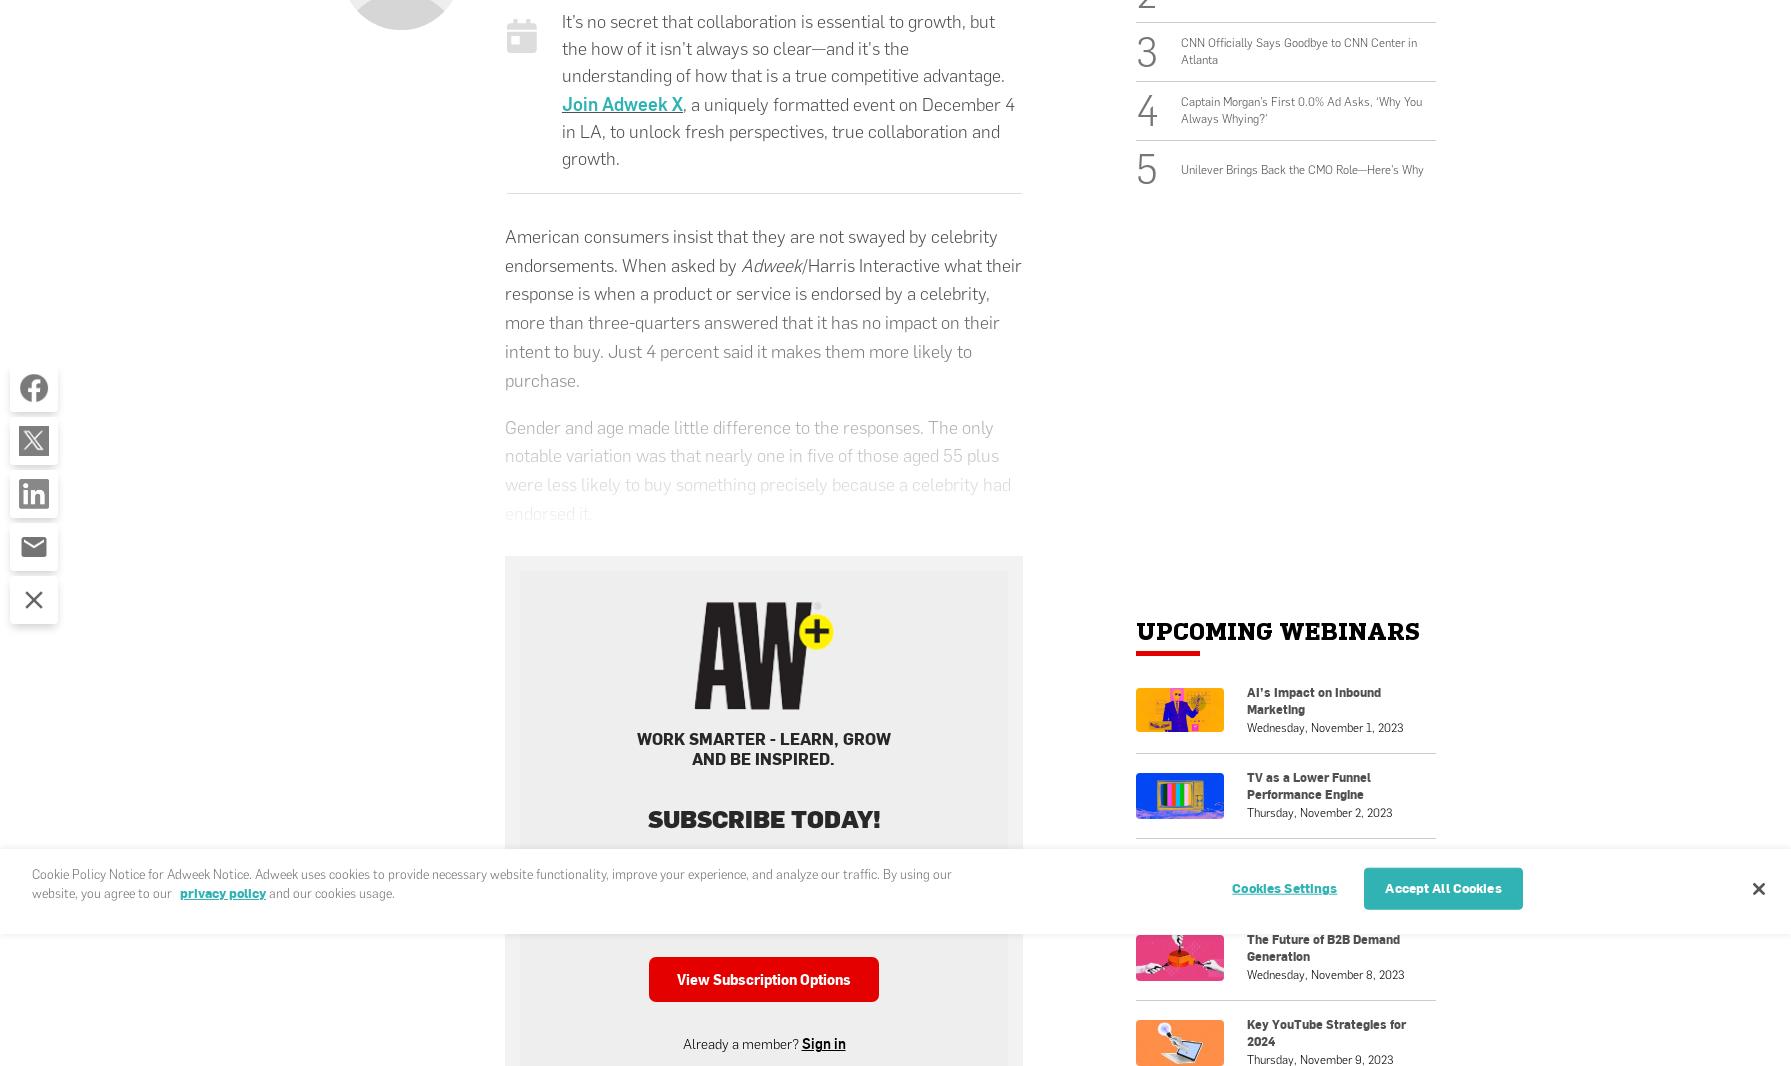 The height and width of the screenshot is (1066, 1791). What do you see at coordinates (1325, 1032) in the screenshot?
I see `'Key YouTube Strategies for 2024'` at bounding box center [1325, 1032].